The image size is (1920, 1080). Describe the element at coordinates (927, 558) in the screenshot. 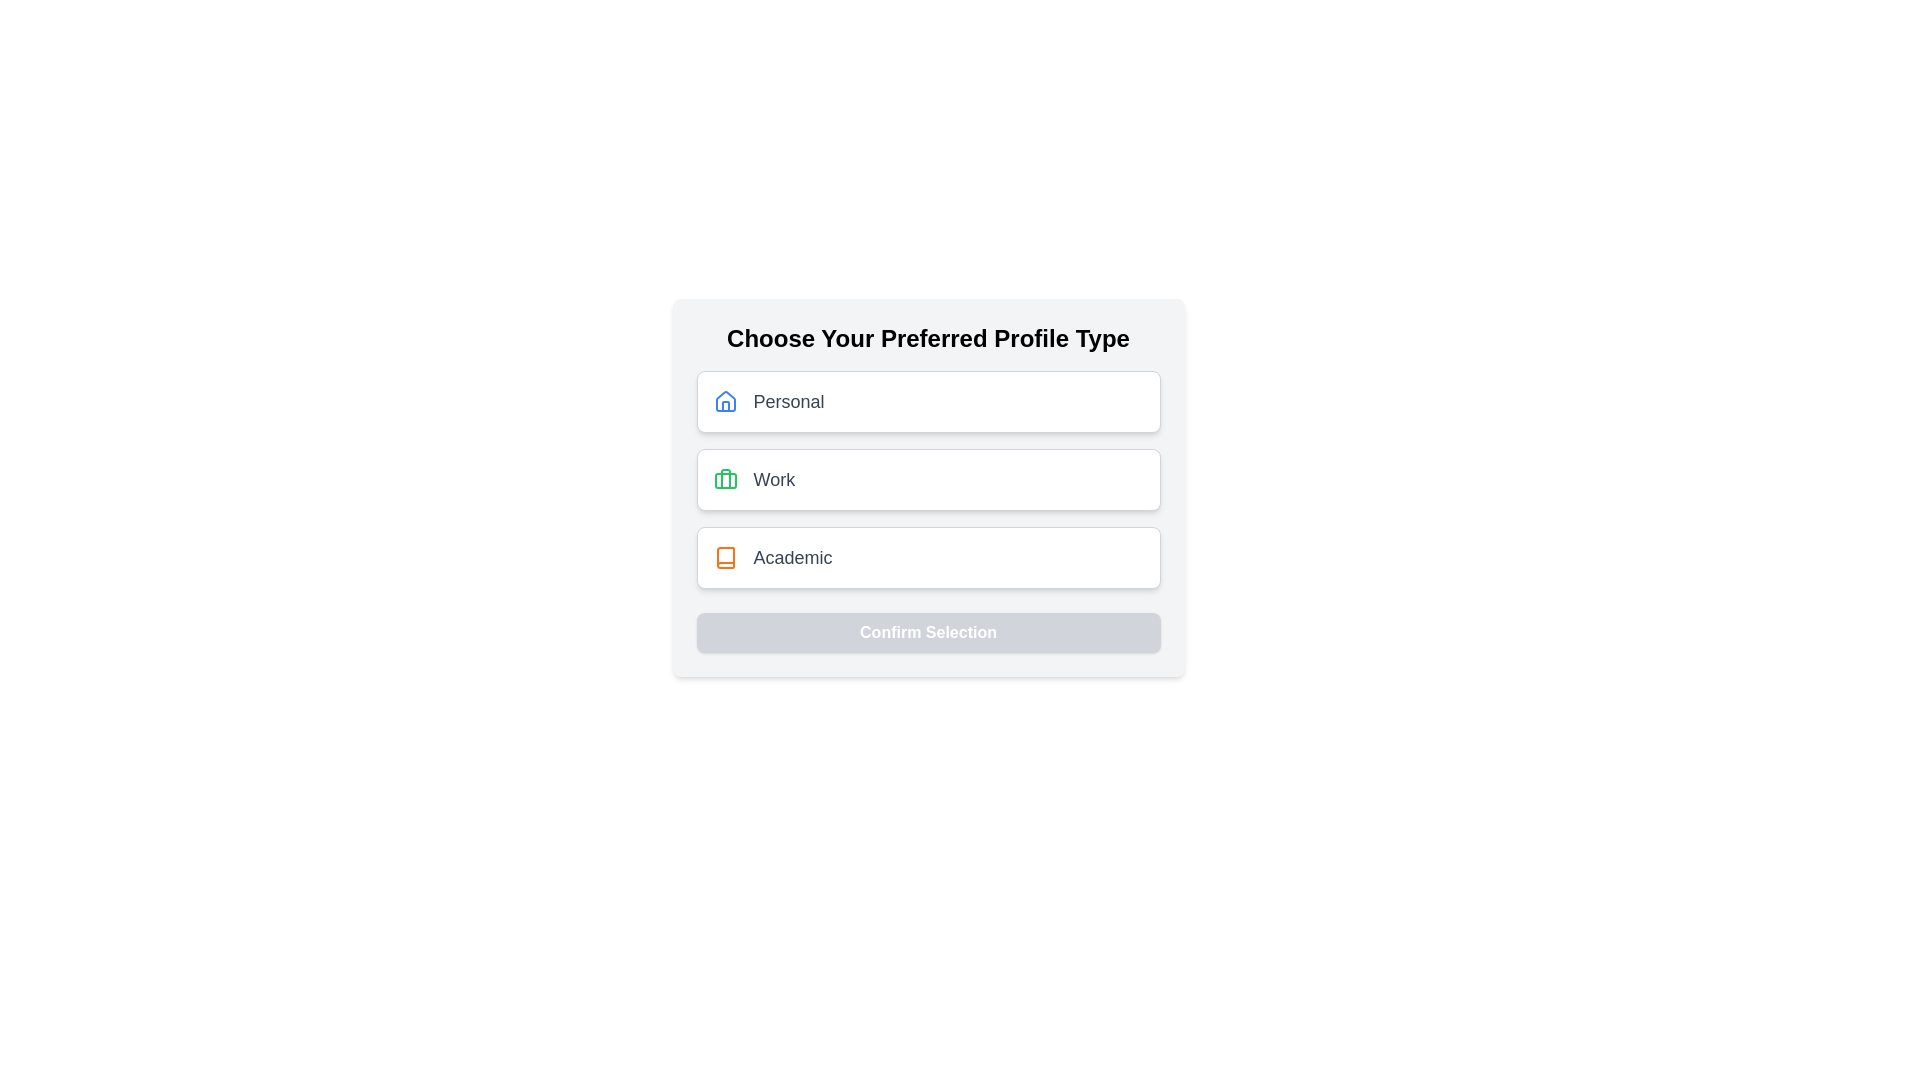

I see `the 'Academic' selectable option` at that location.